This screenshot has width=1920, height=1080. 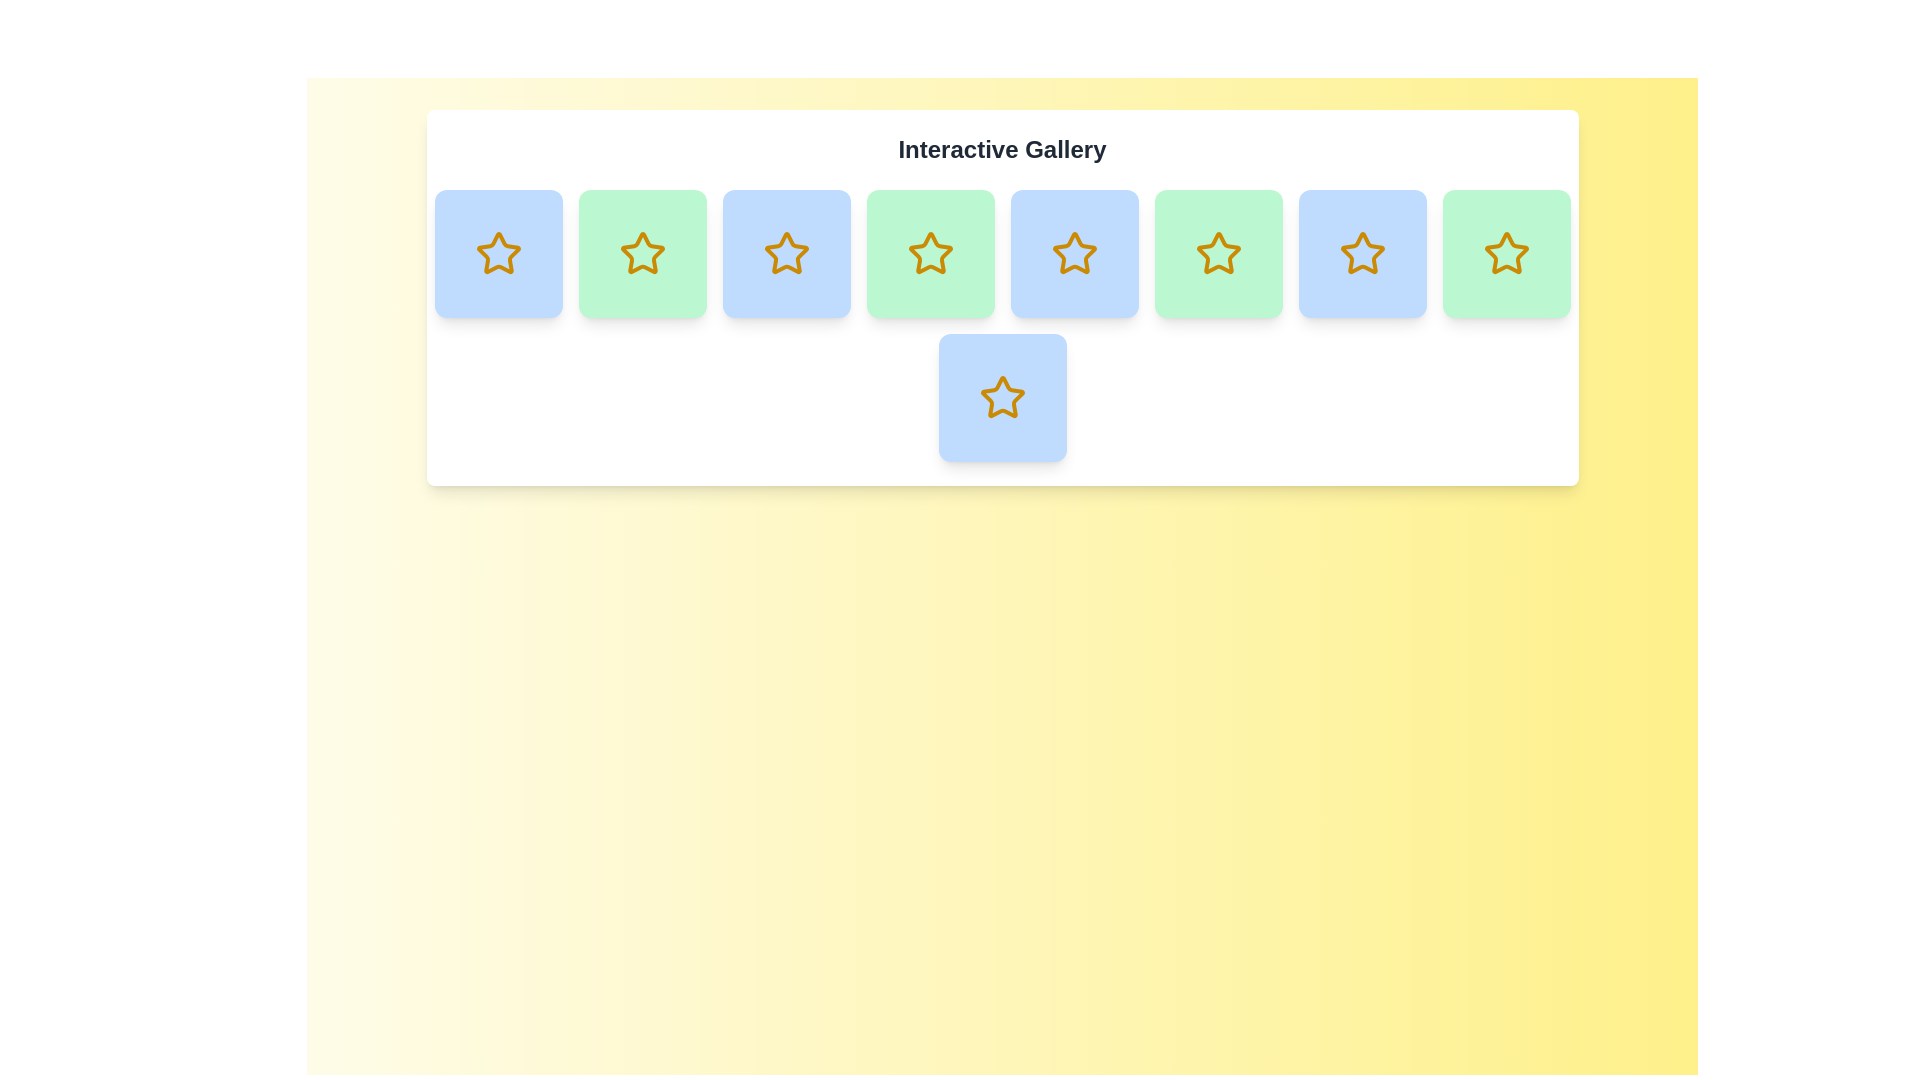 What do you see at coordinates (1506, 253) in the screenshot?
I see `the decorative green tile with rounded corners that features a central yellow outlined star-shaped icon, which is the last in a horizontal sequence of similar tiles` at bounding box center [1506, 253].